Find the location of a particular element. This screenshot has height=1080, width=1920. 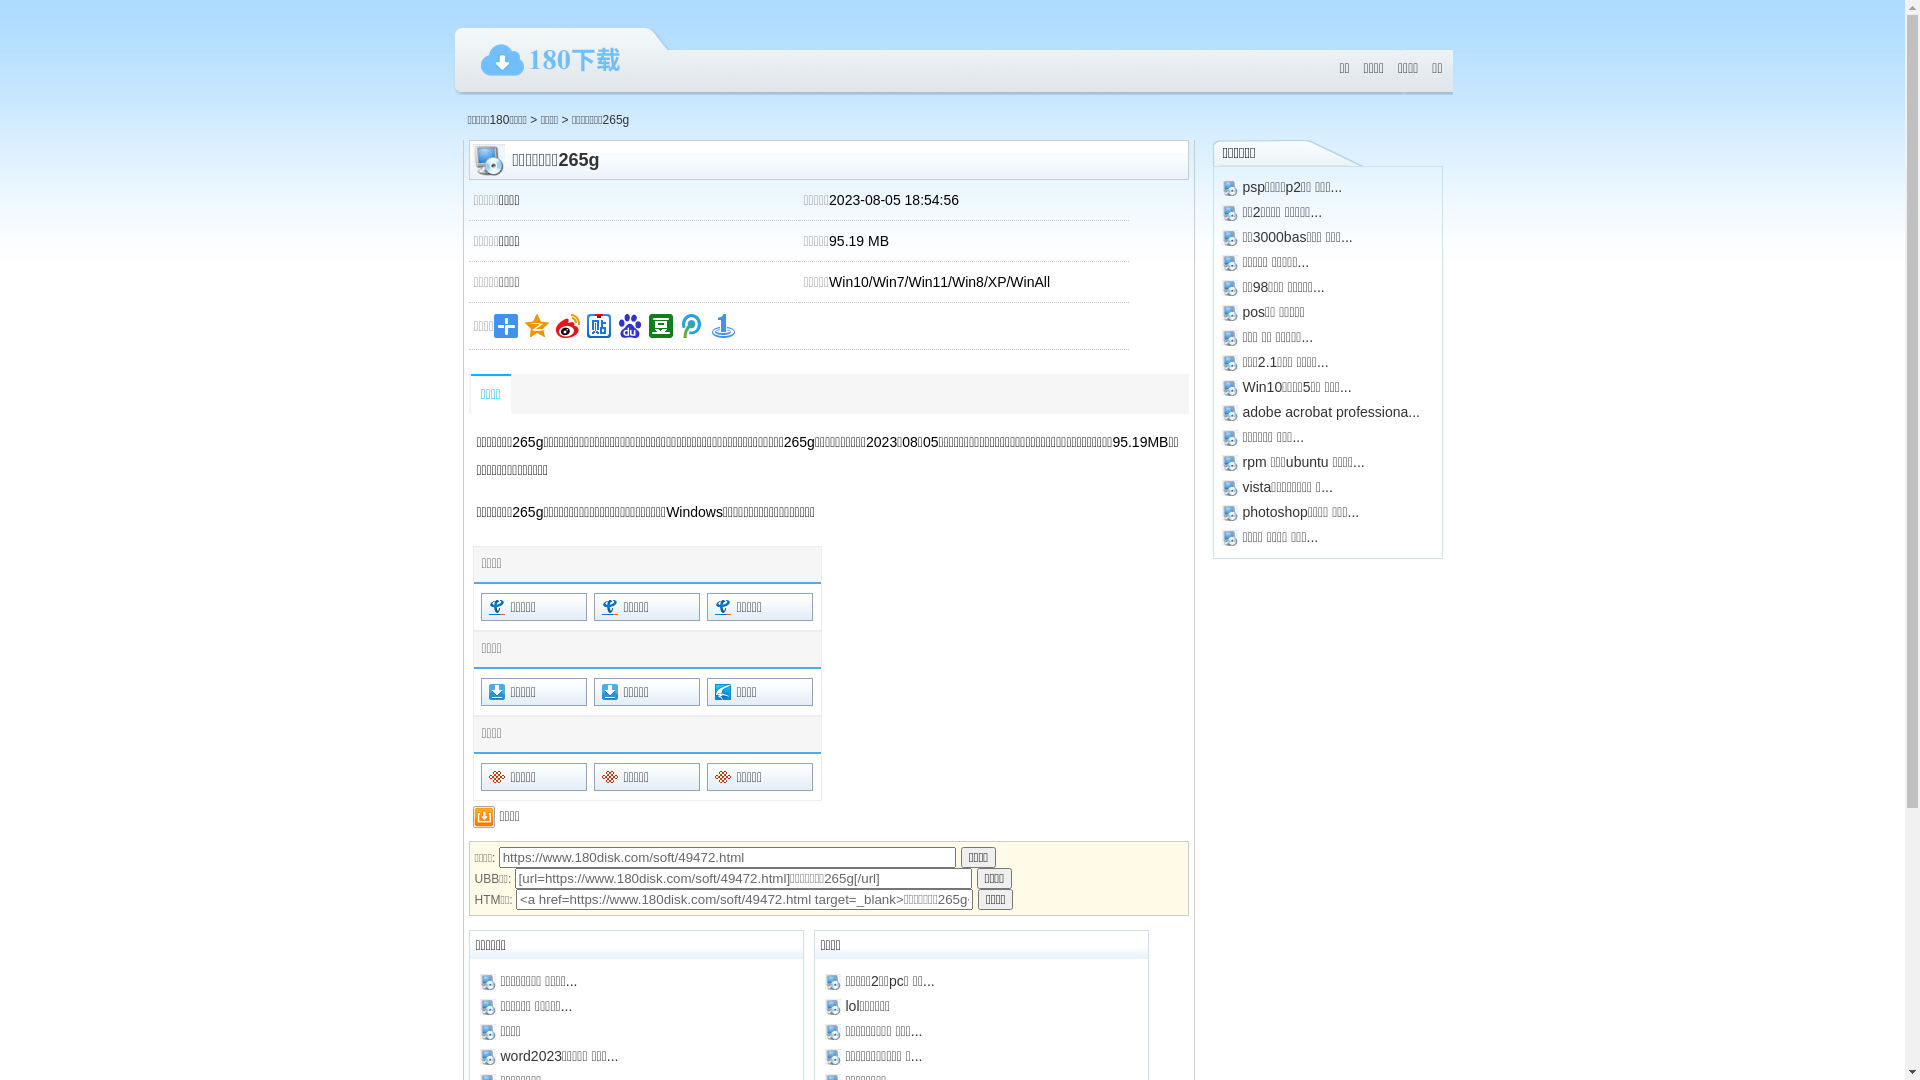

'https://www.180disk.com/soft/49472.html' is located at coordinates (726, 856).